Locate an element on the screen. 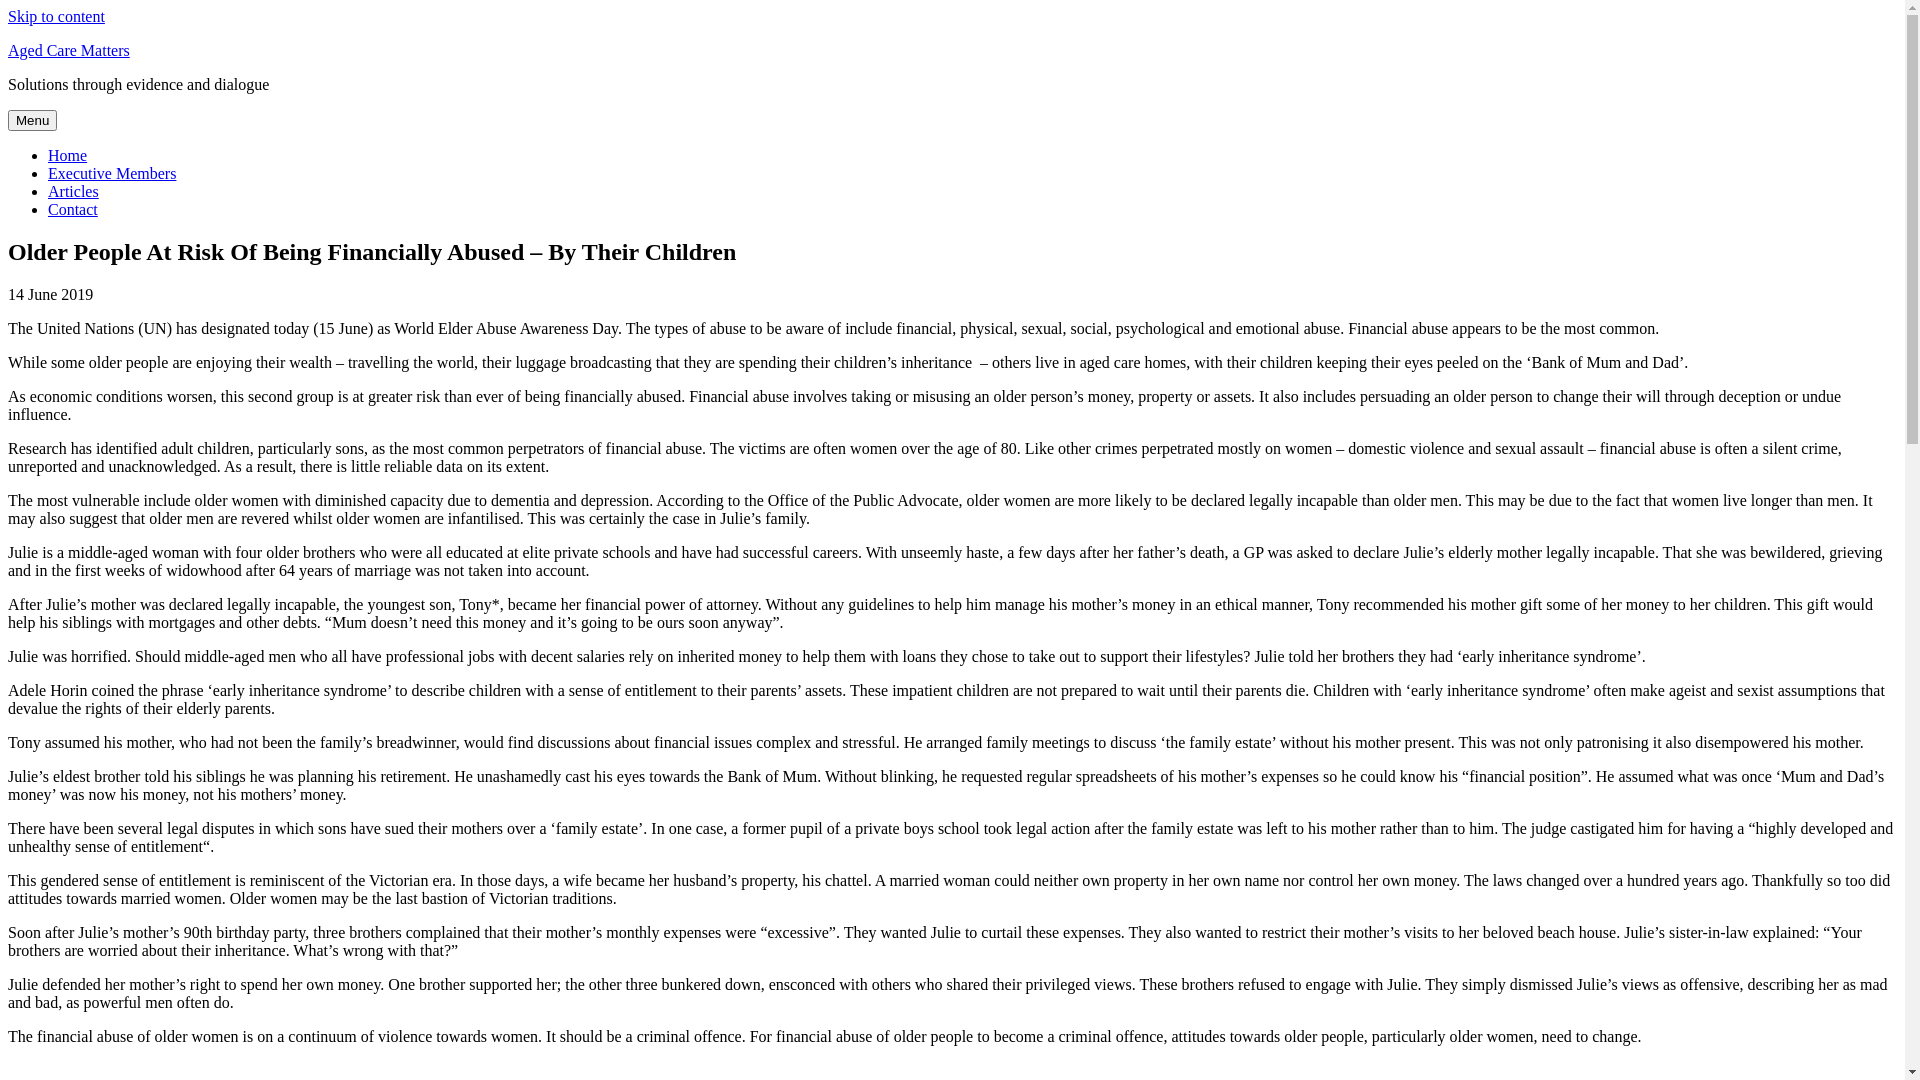 This screenshot has width=1920, height=1080. 'Articles' is located at coordinates (73, 191).